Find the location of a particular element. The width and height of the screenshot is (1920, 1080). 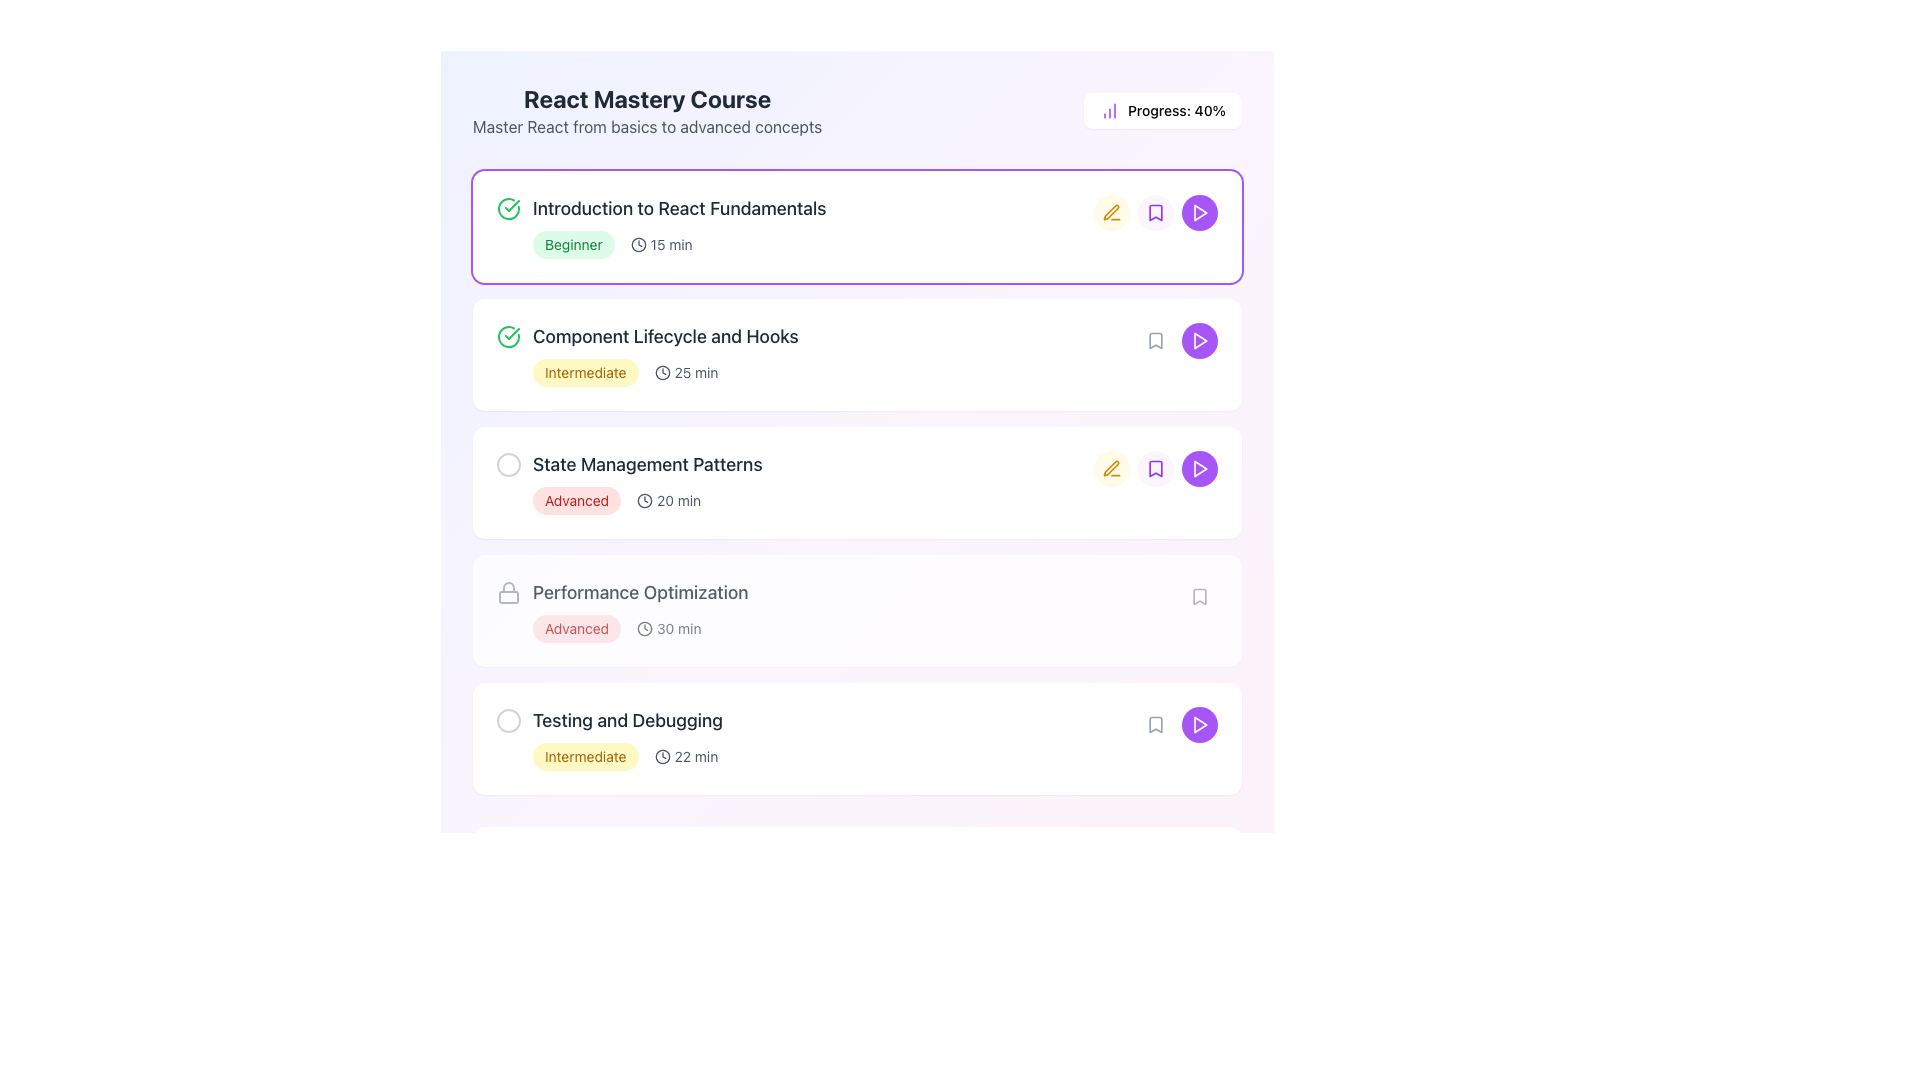

title text of the course module located in the third item of the vertical list, positioned to the right of a circular marker is located at coordinates (647, 465).